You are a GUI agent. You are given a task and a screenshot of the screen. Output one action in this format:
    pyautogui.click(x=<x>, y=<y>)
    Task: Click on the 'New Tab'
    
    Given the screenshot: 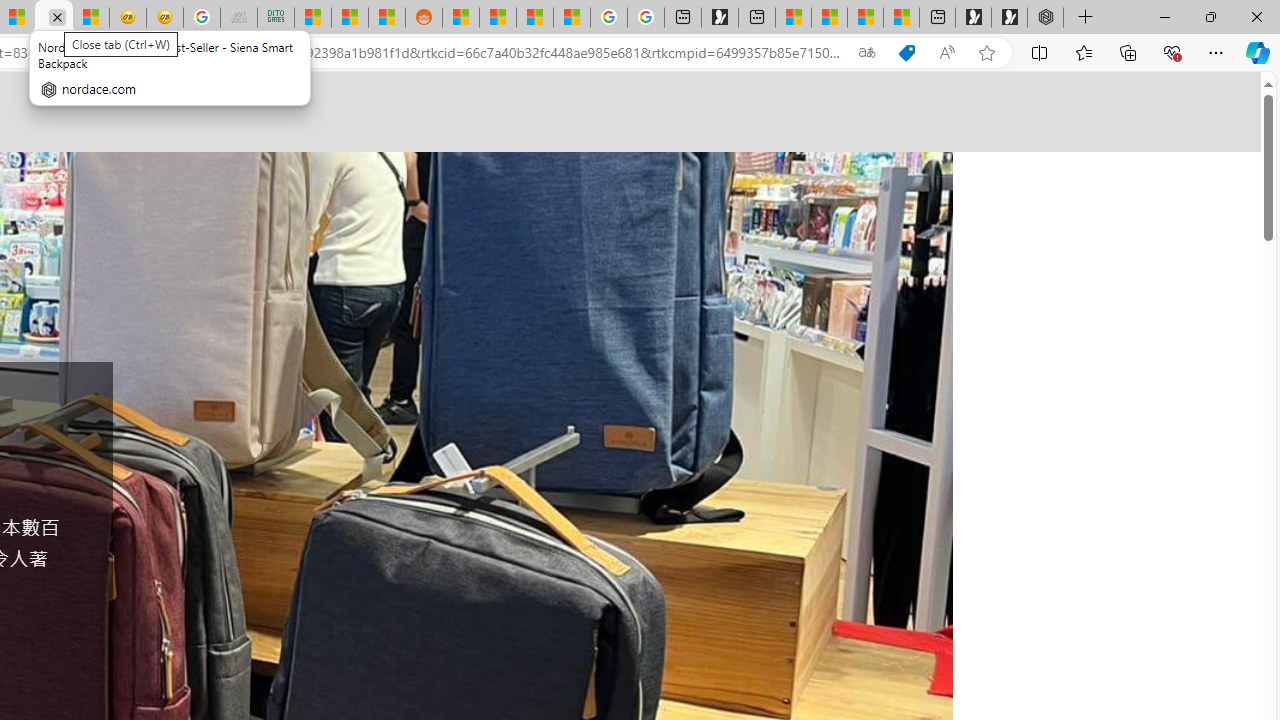 What is the action you would take?
    pyautogui.click(x=1085, y=17)
    